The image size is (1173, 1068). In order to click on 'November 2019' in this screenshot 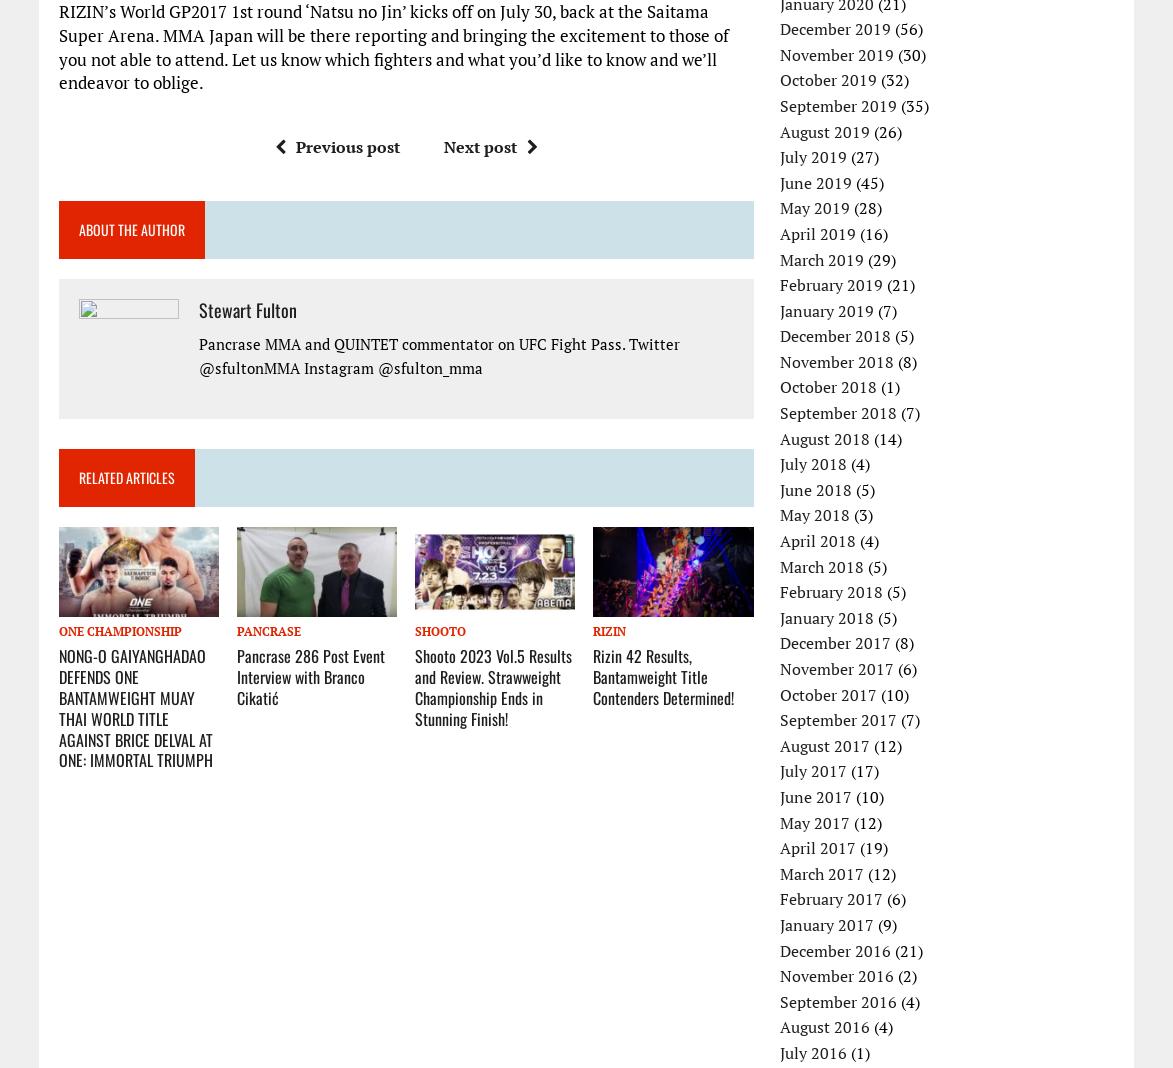, I will do `click(779, 53)`.